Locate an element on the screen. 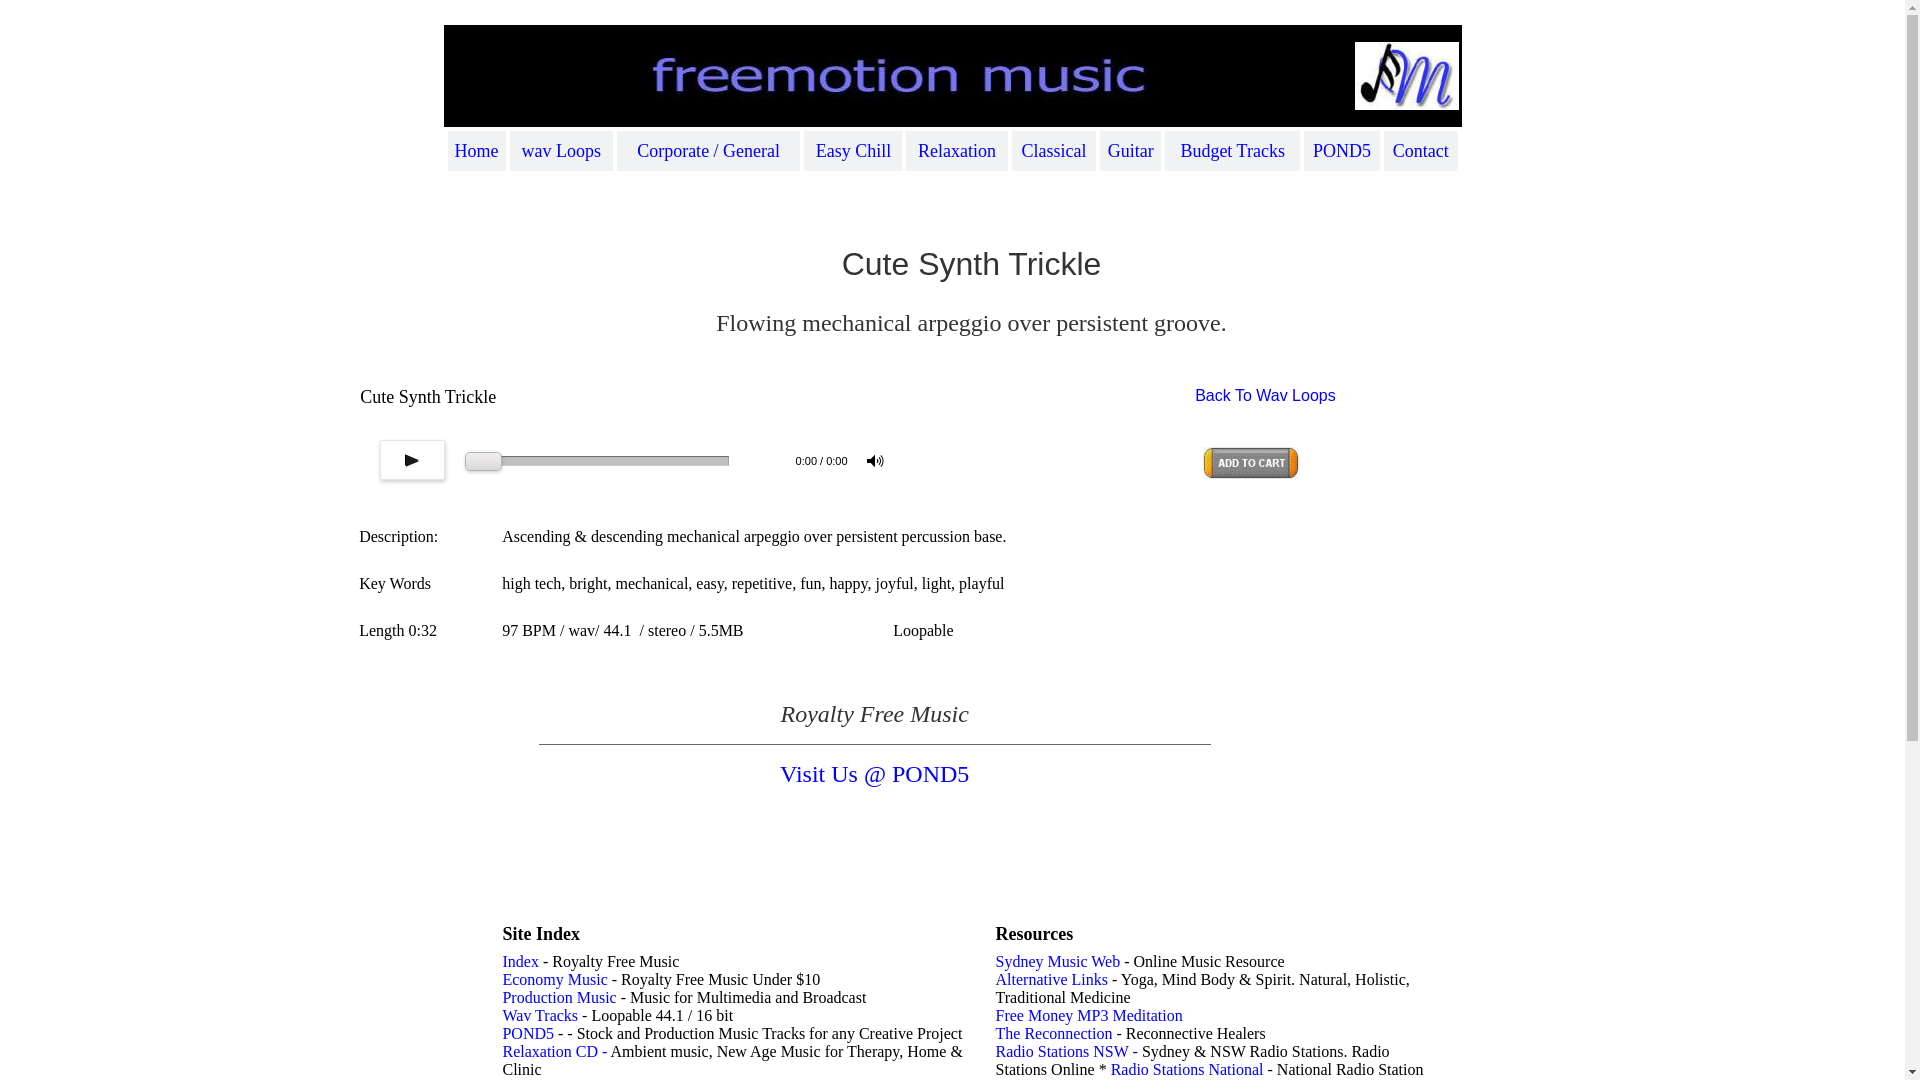 This screenshot has height=1080, width=1920. 'Corporate / General' is located at coordinates (708, 149).